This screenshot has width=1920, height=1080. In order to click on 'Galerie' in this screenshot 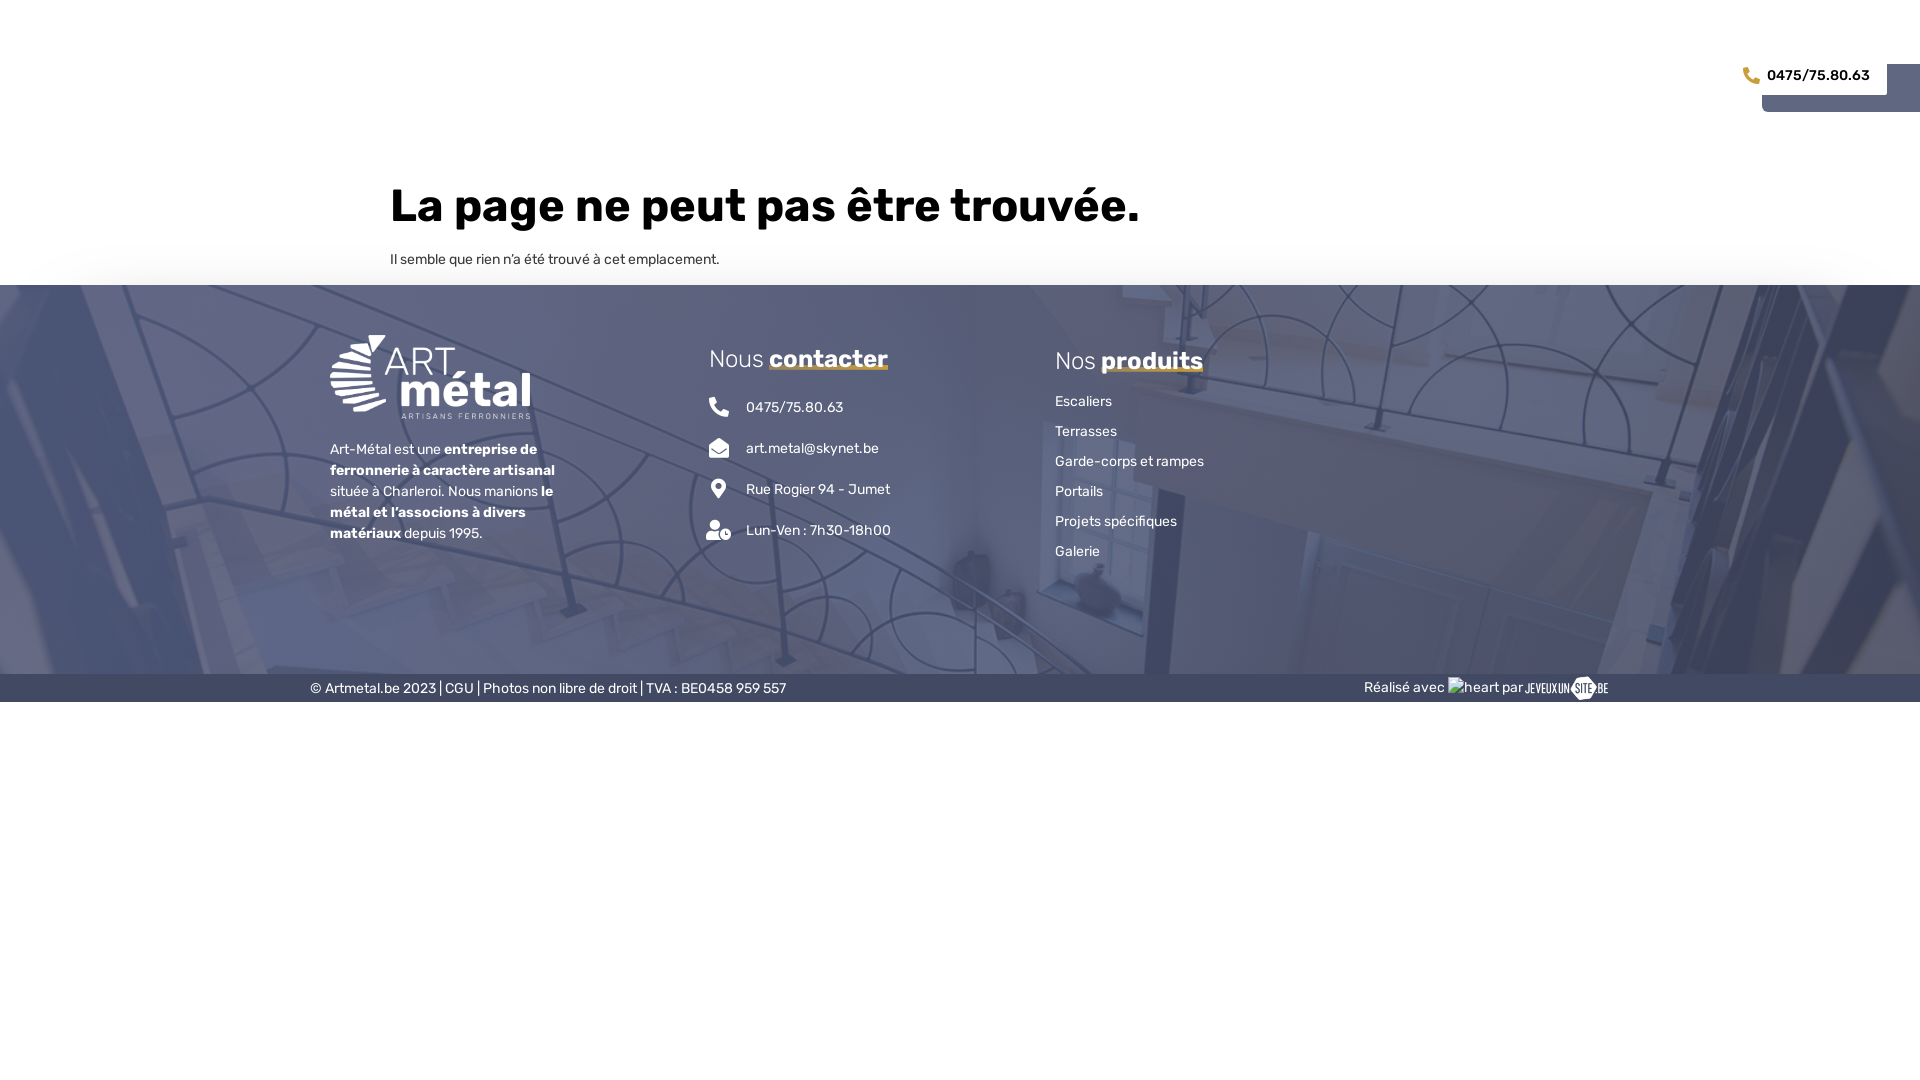, I will do `click(1150, 551)`.